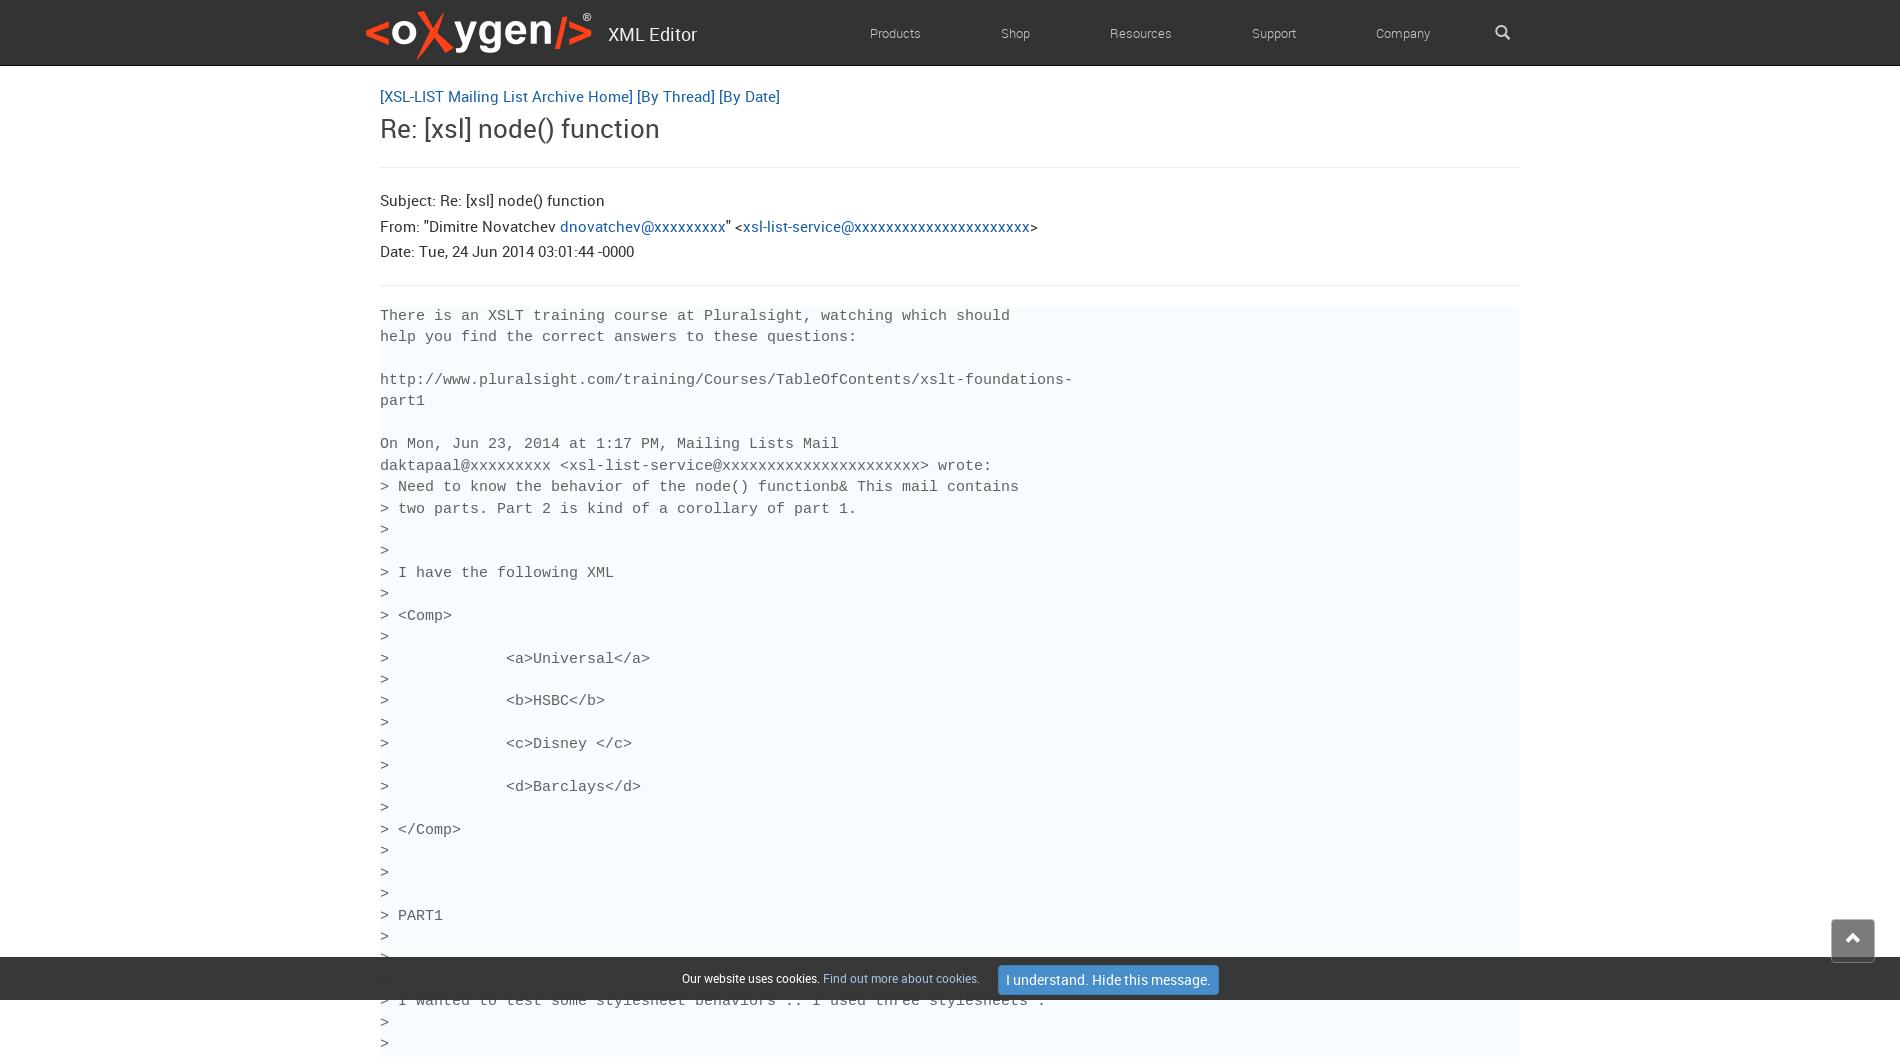  I want to click on 'Re: [xsl] node() function', so click(520, 127).